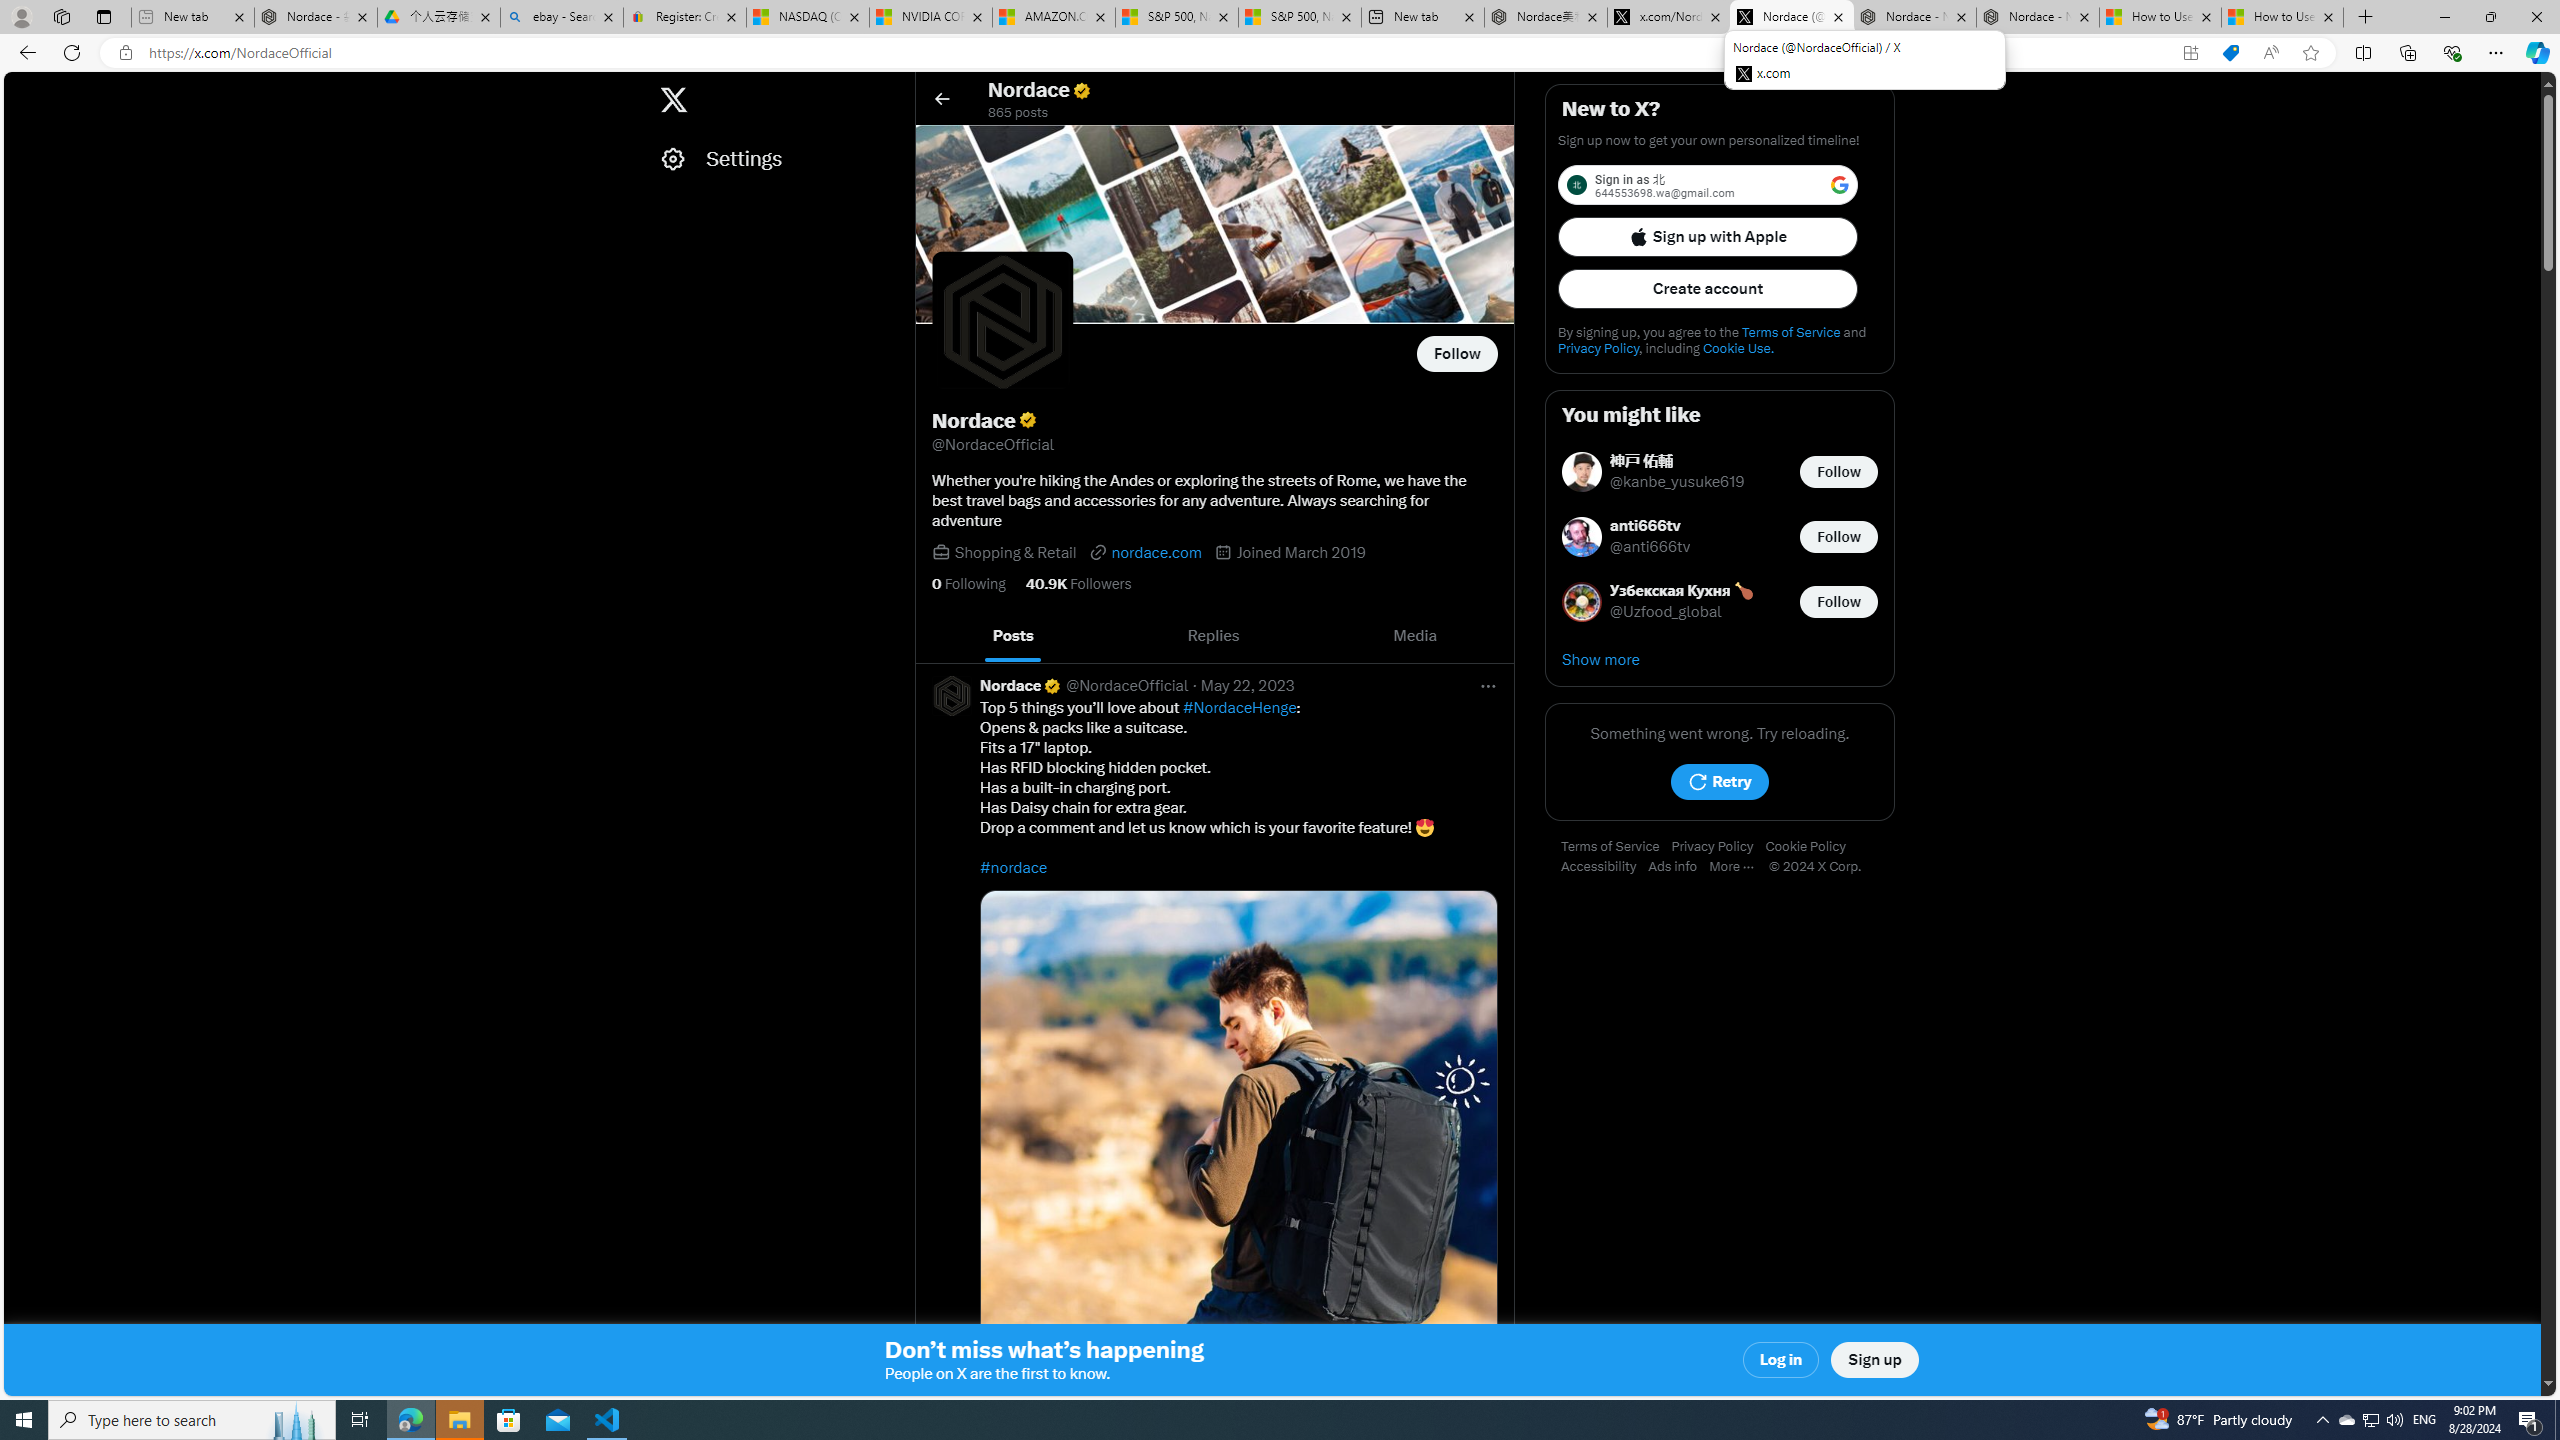  I want to click on 'More', so click(1738, 866).